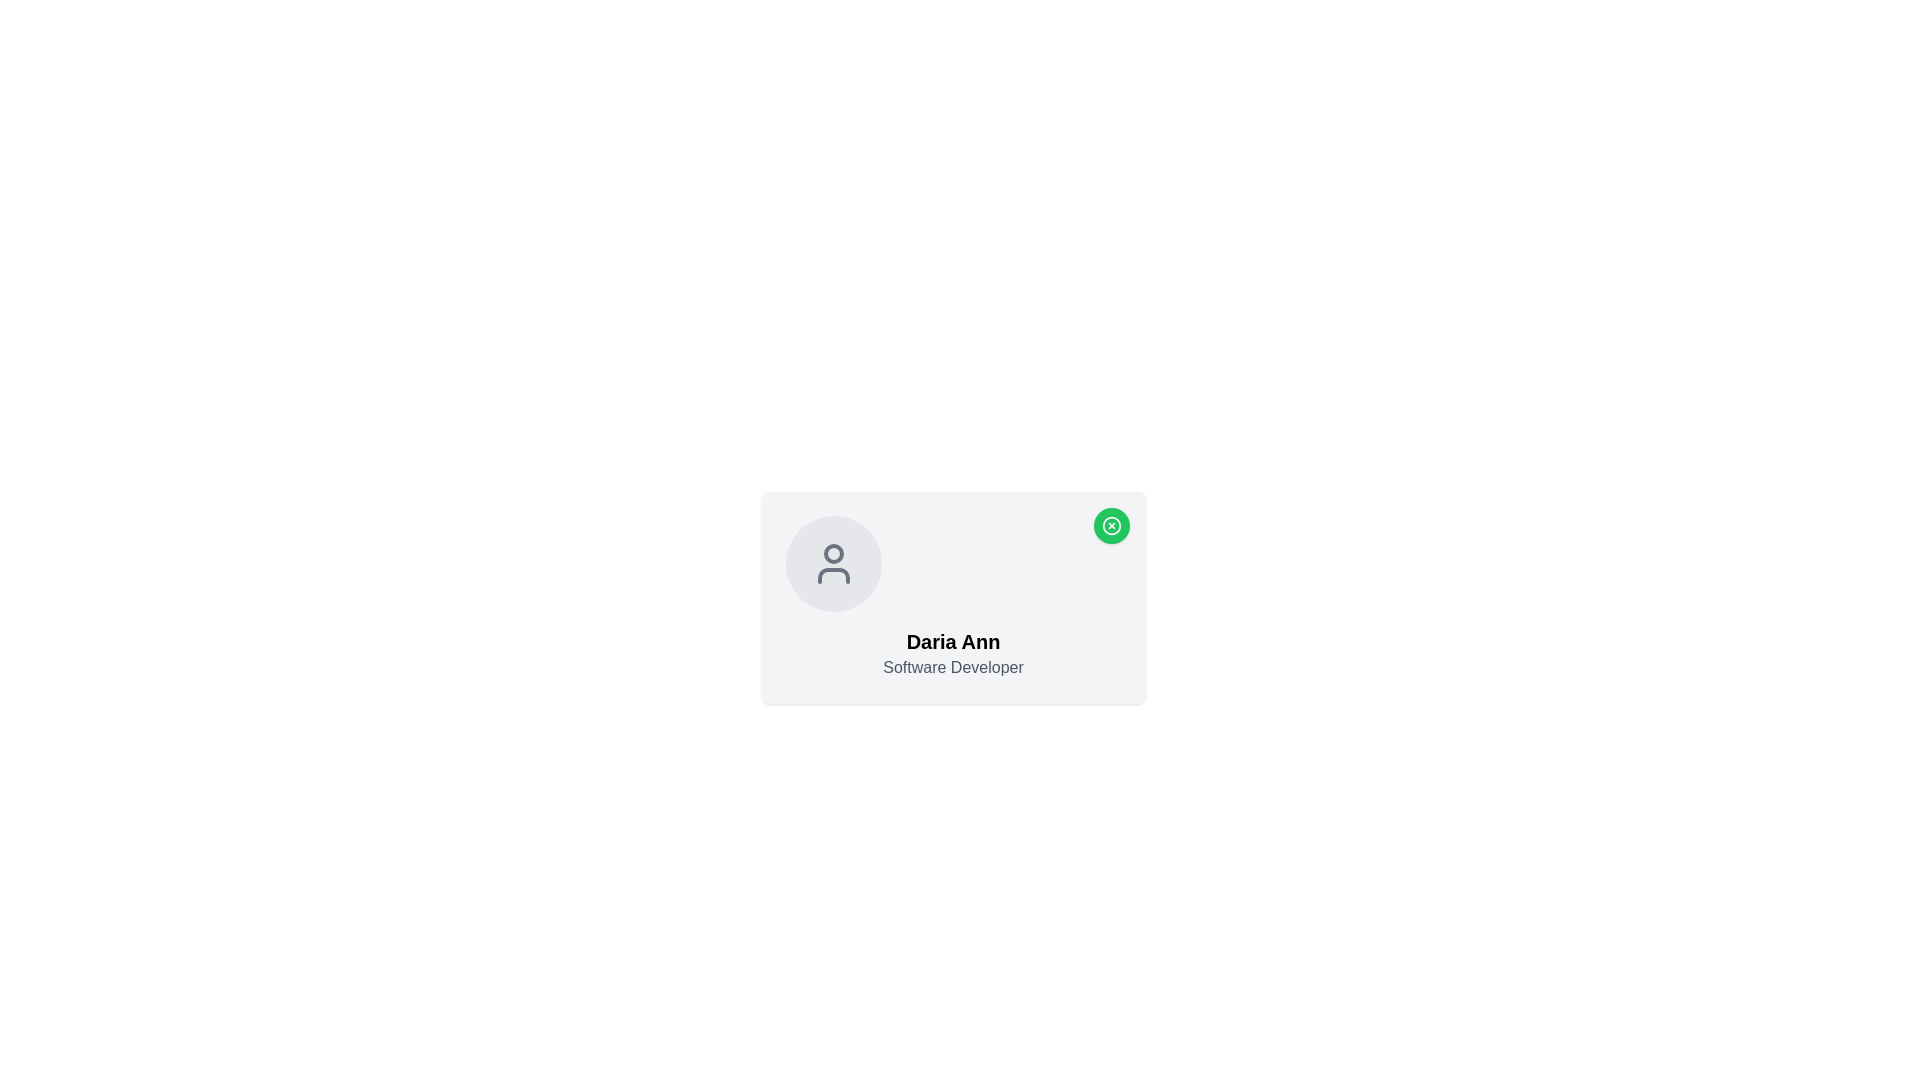 The width and height of the screenshot is (1920, 1080). I want to click on the SVG circle graphic element located in the upper-right portion of the card-like component, so click(1110, 524).